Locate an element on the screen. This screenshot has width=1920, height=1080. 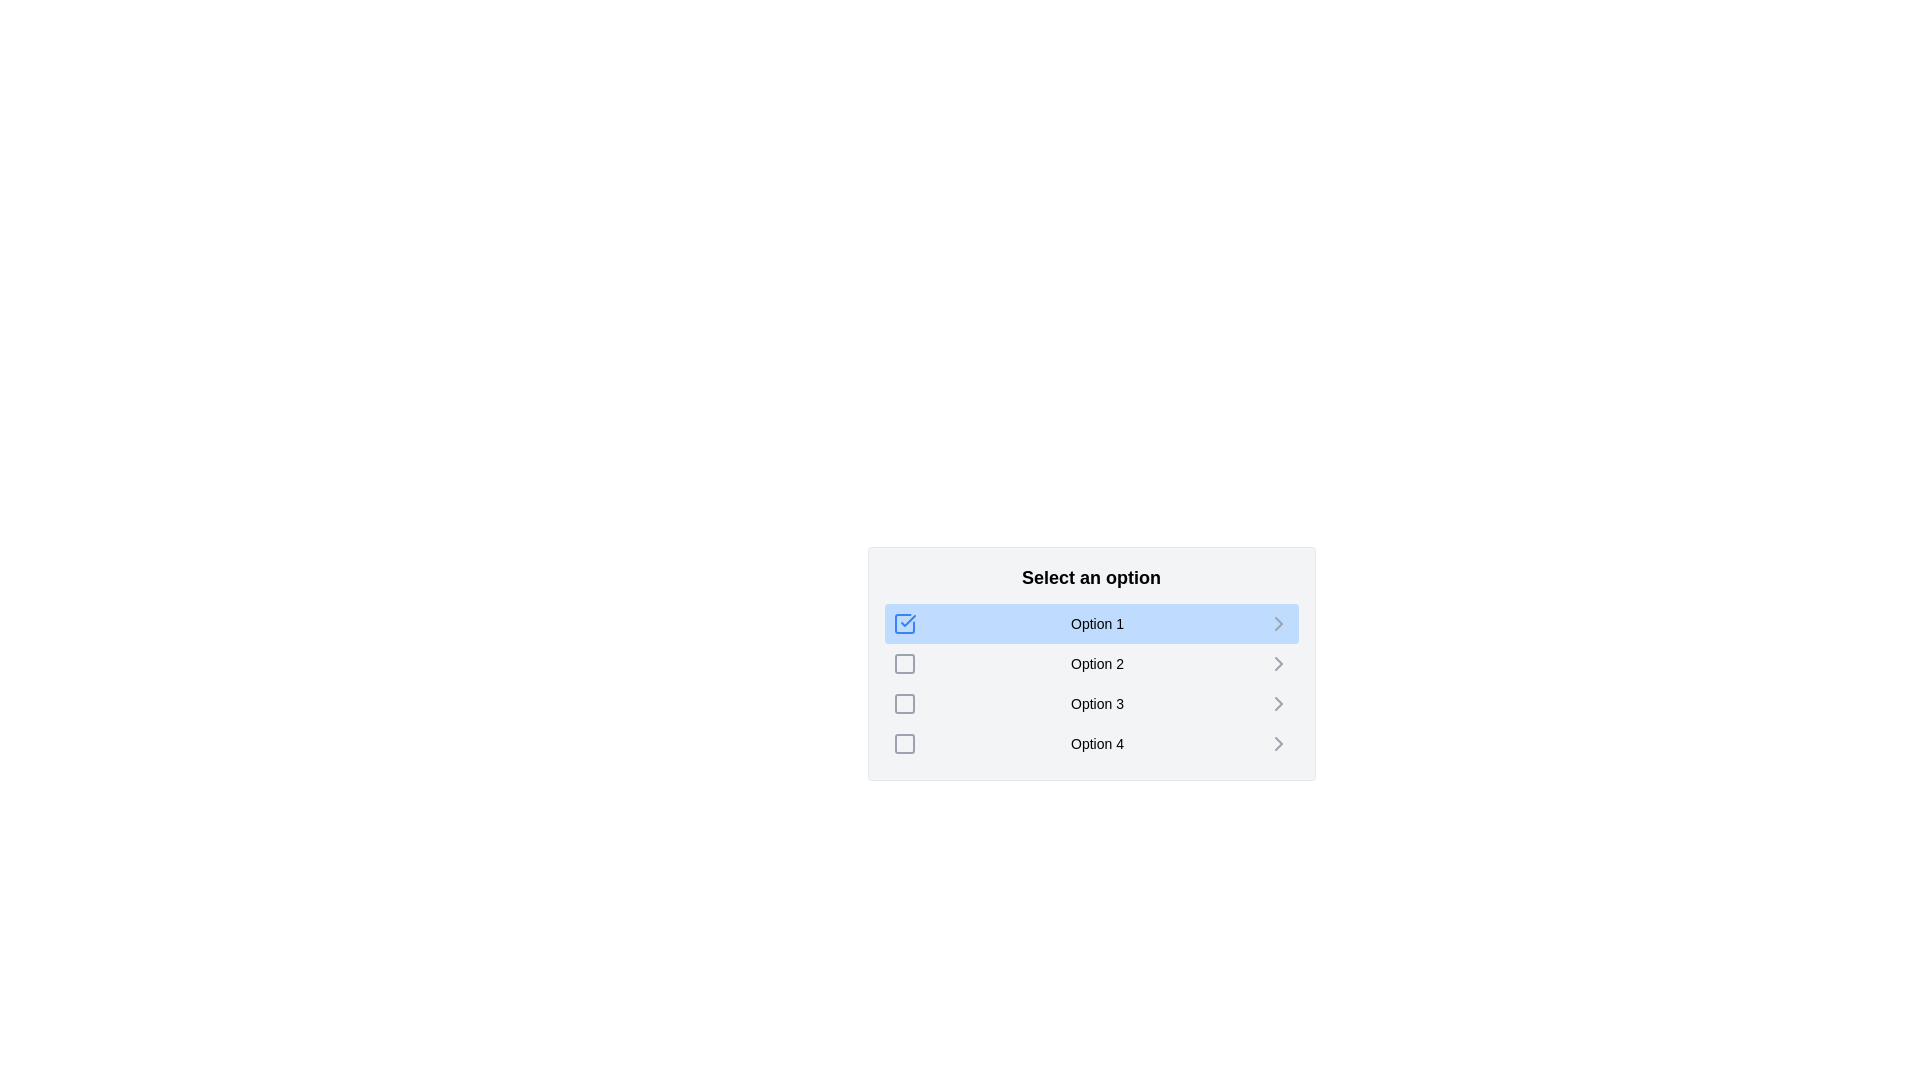
the text label displaying 'Option 2', which is part of a vertical list of options and has an icon preceding it and a right-arrow following it is located at coordinates (1096, 663).